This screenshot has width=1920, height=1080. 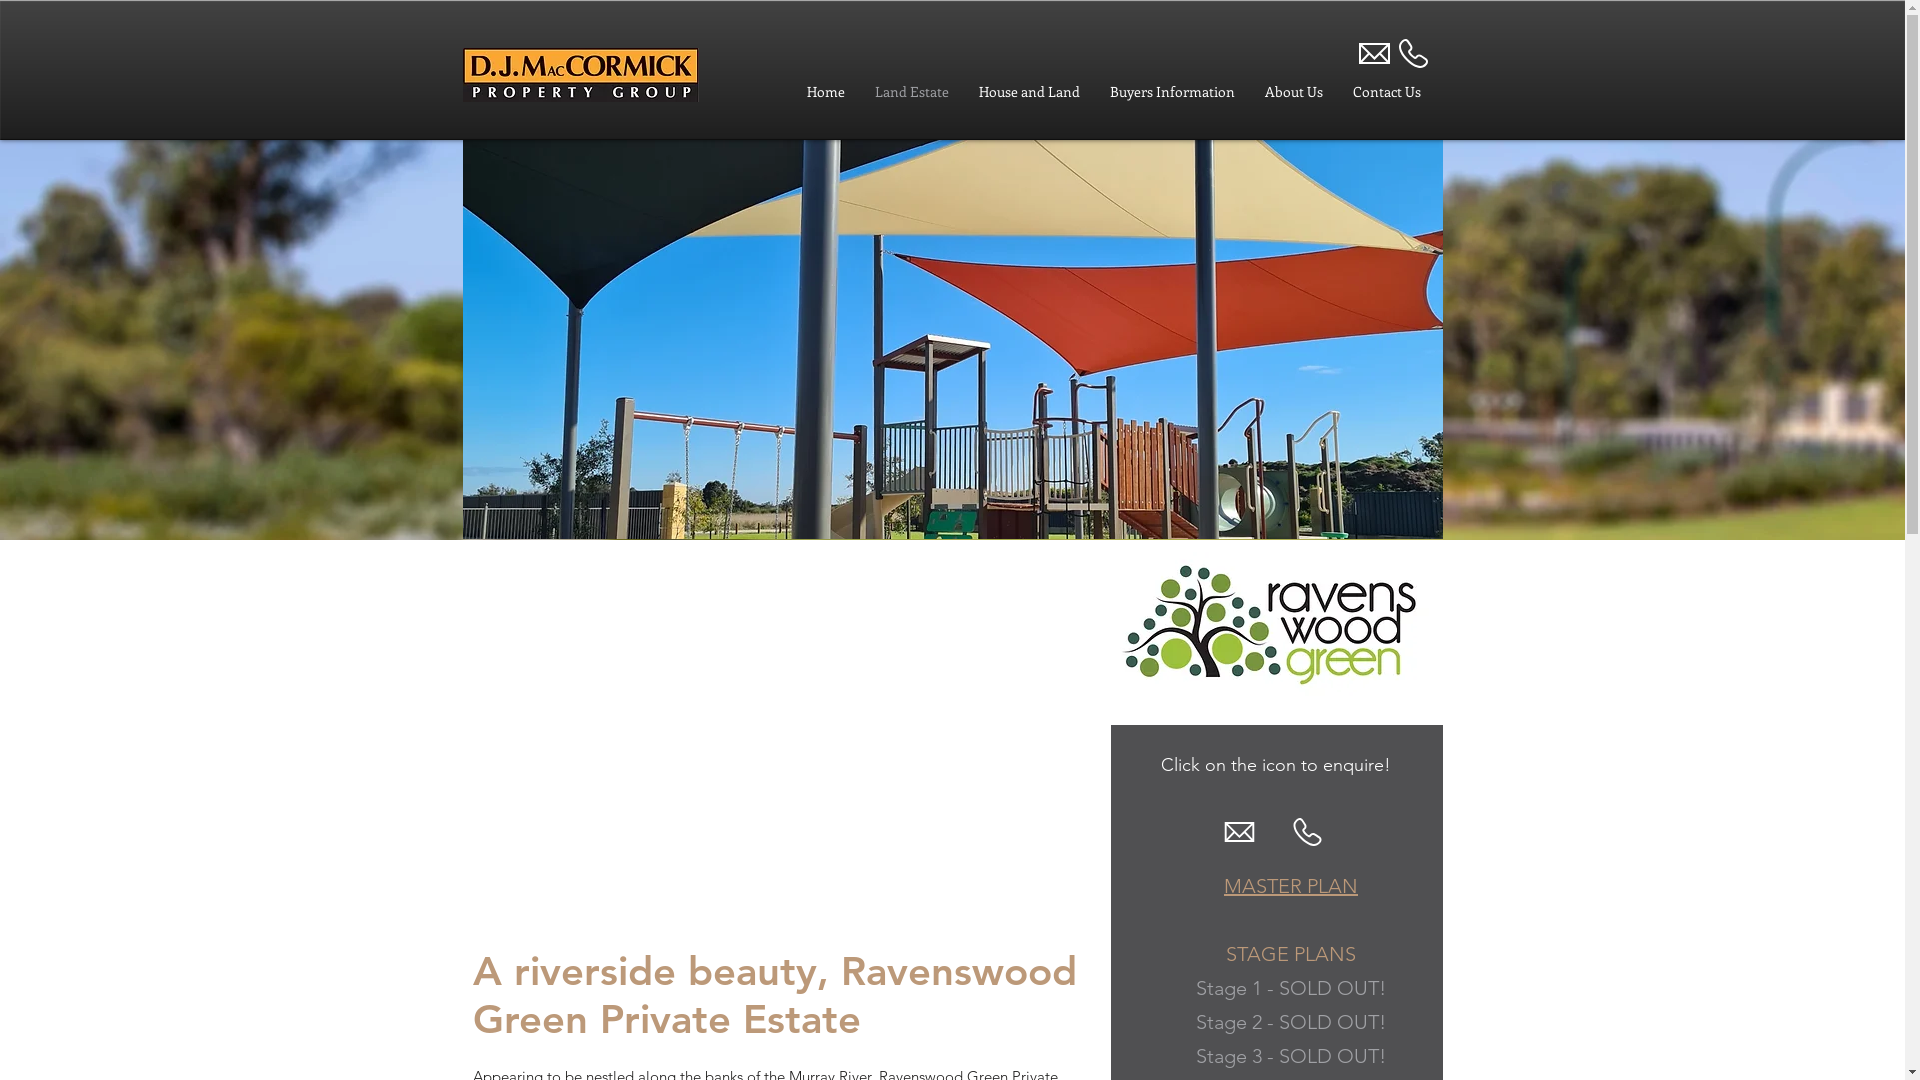 I want to click on 'About Us', so click(x=1294, y=92).